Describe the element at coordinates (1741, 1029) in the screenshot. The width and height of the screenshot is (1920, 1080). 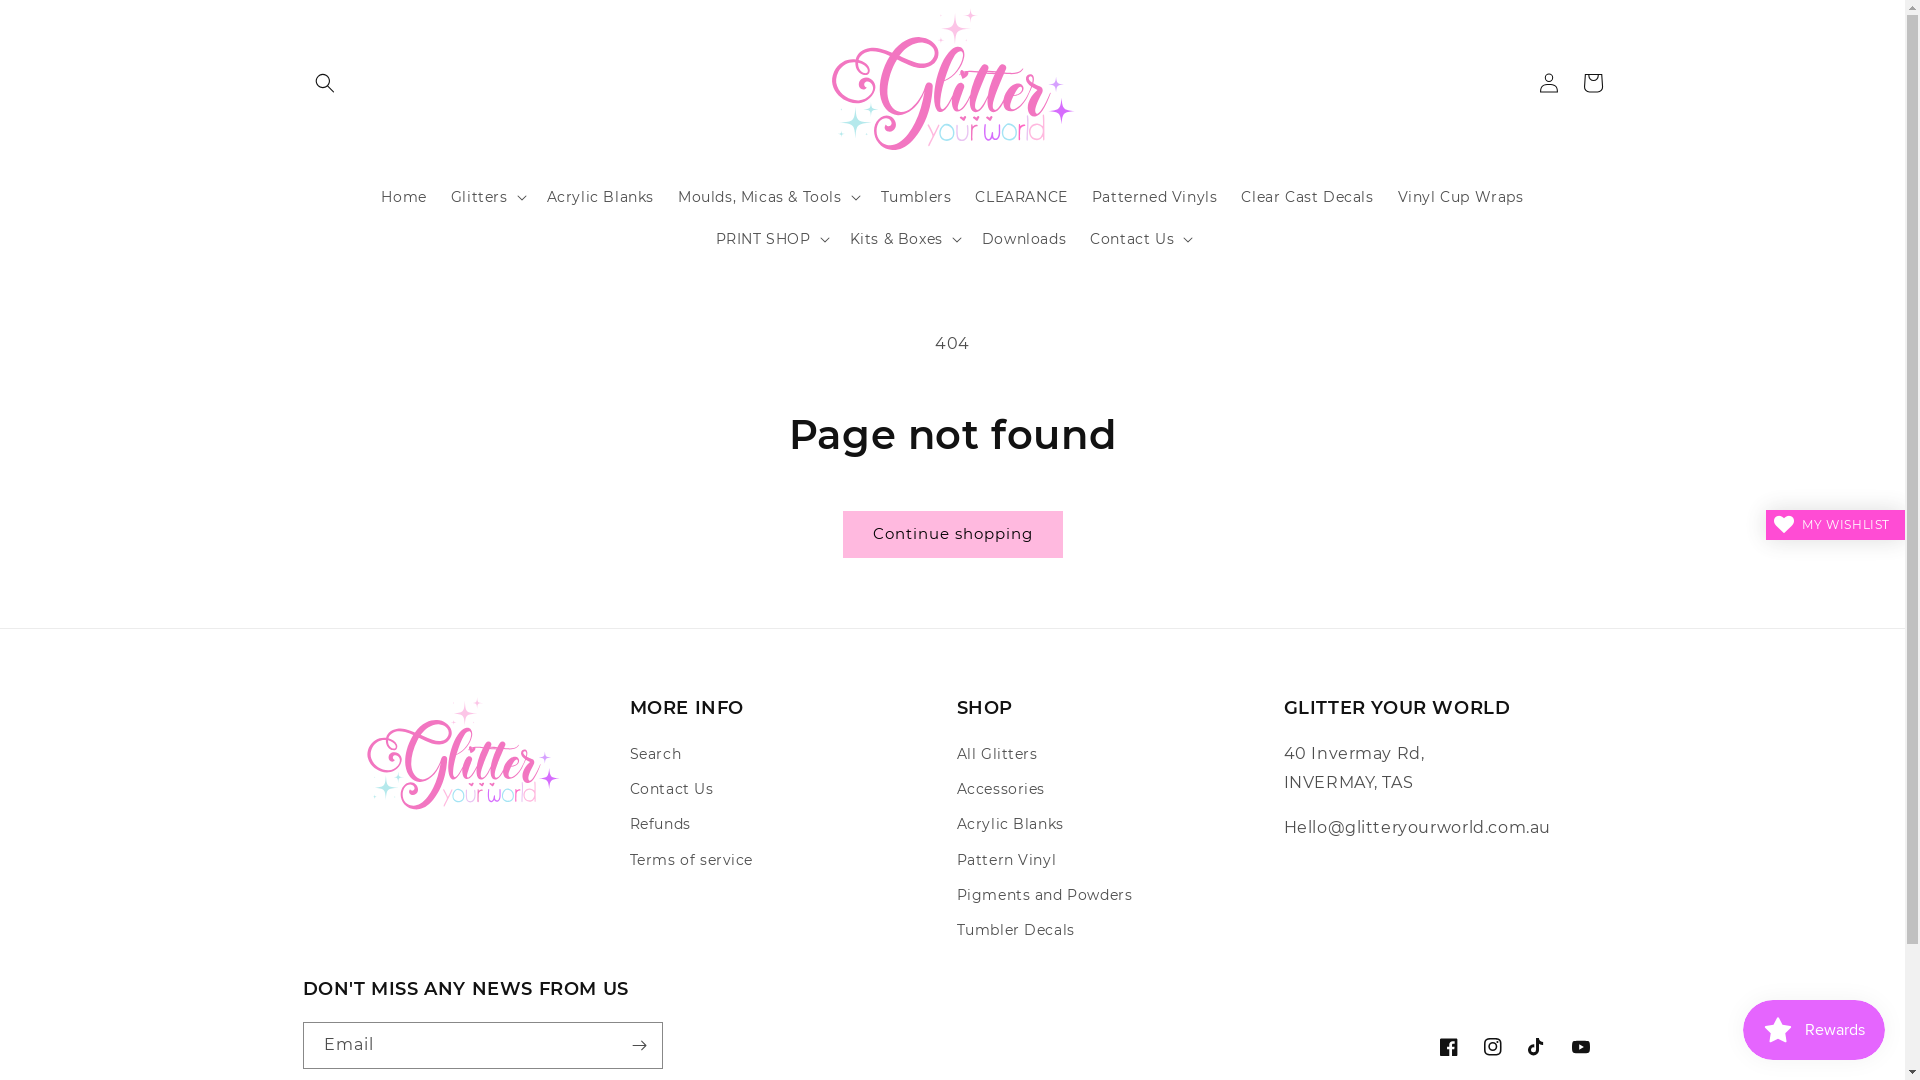
I see `'Smile.io Rewards Program Launcher'` at that location.